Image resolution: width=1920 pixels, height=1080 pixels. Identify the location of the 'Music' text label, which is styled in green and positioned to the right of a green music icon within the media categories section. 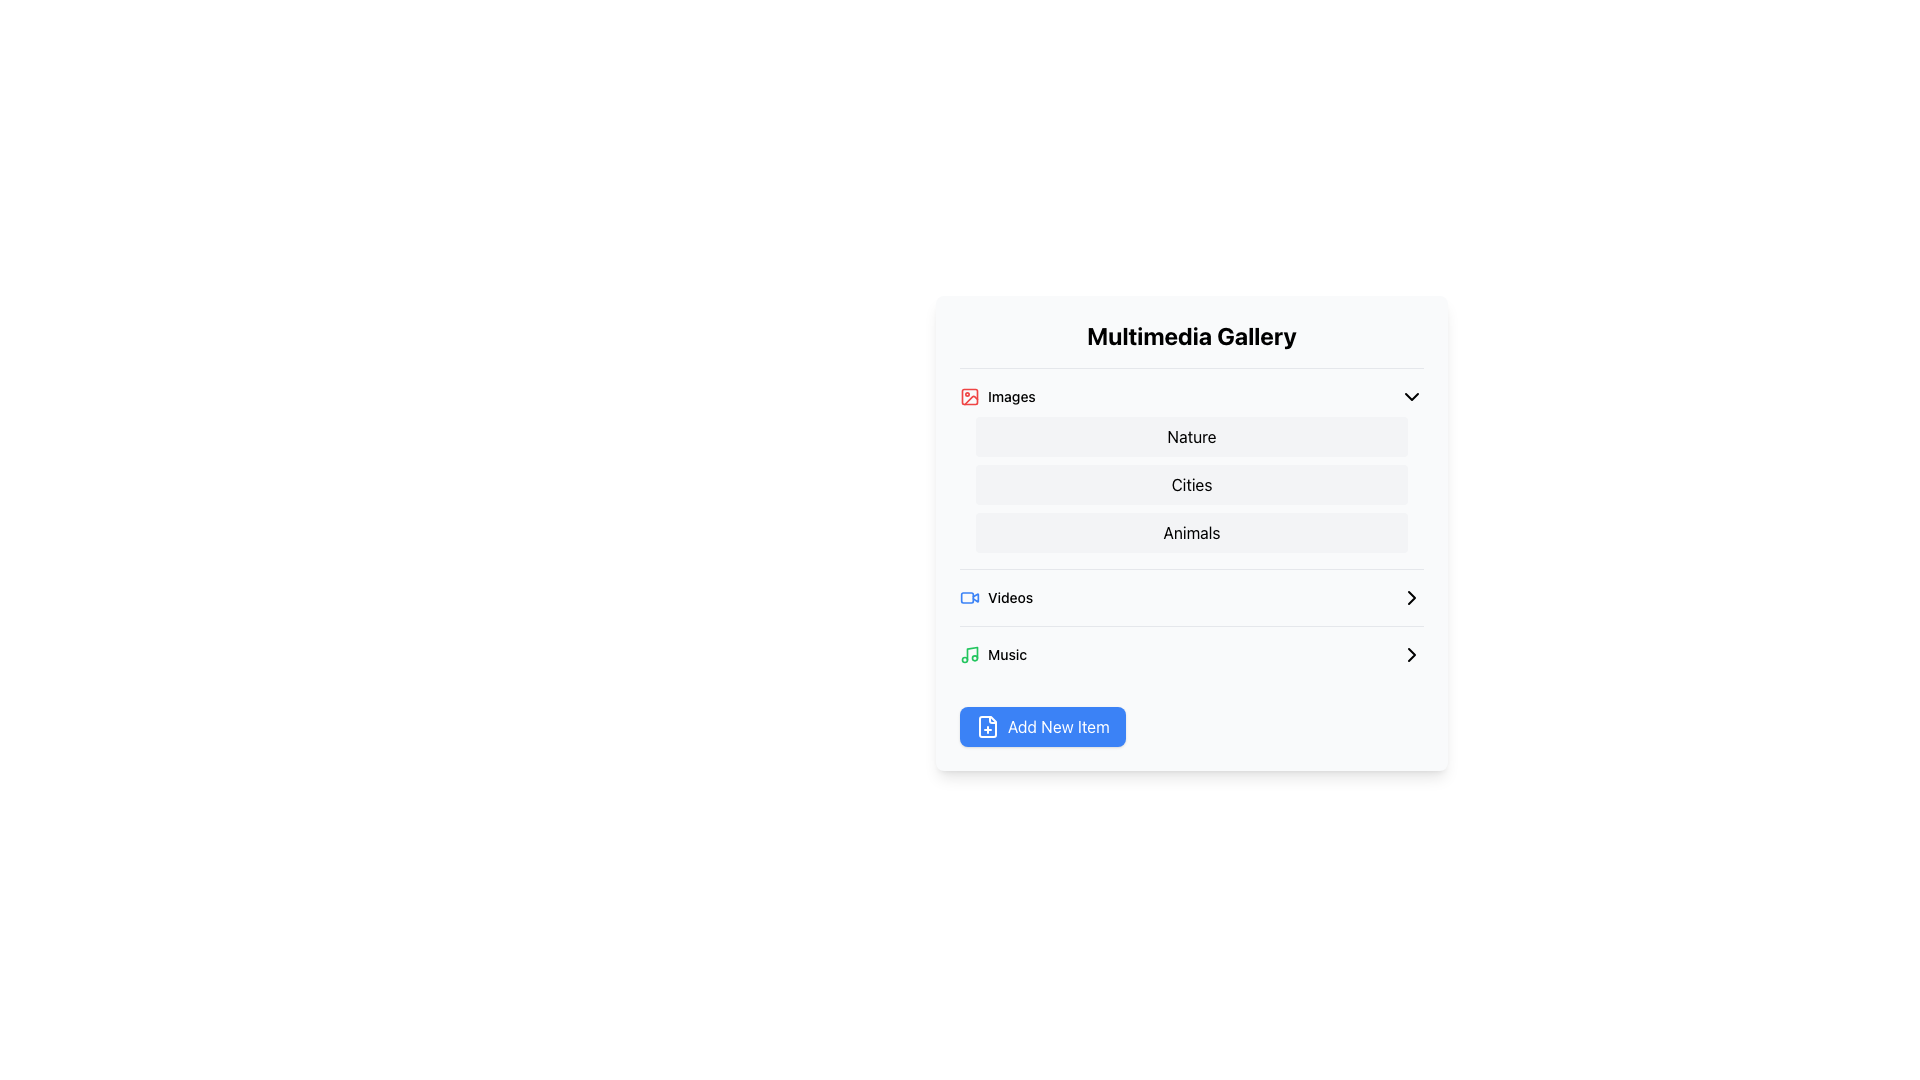
(1007, 655).